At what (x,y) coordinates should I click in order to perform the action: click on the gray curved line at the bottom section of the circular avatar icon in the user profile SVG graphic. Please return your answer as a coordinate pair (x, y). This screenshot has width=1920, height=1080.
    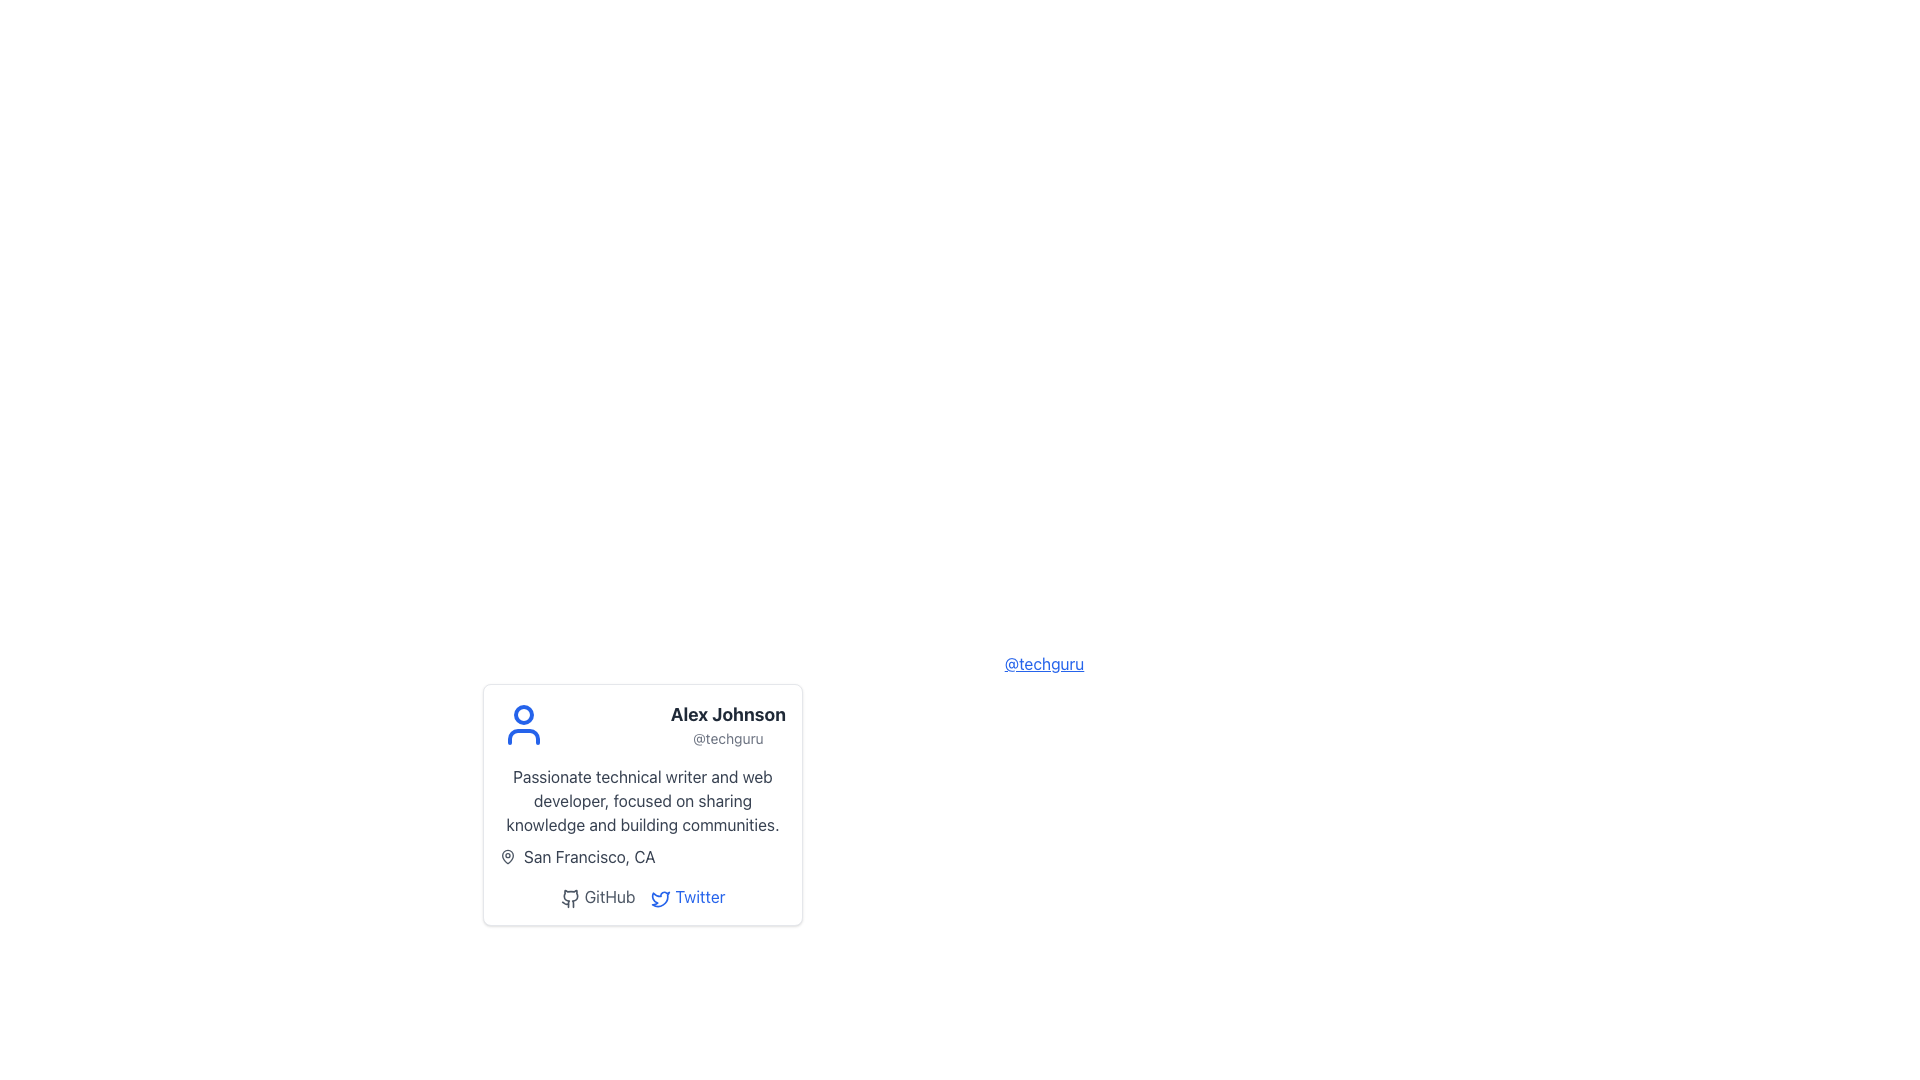
    Looking at the image, I should click on (523, 736).